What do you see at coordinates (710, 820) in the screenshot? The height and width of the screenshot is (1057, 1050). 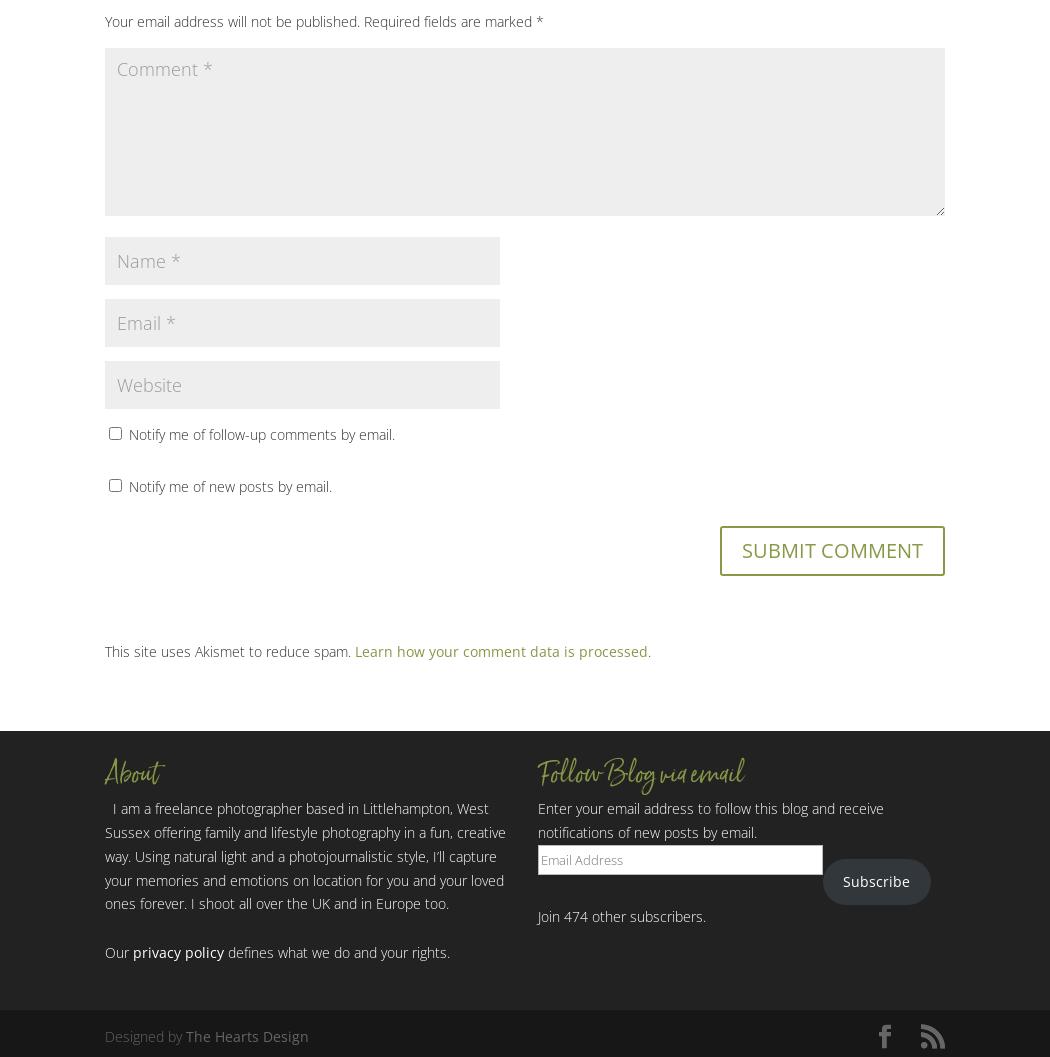 I see `'Enter your email address to follow this blog and receive notifications of new posts by email.'` at bounding box center [710, 820].